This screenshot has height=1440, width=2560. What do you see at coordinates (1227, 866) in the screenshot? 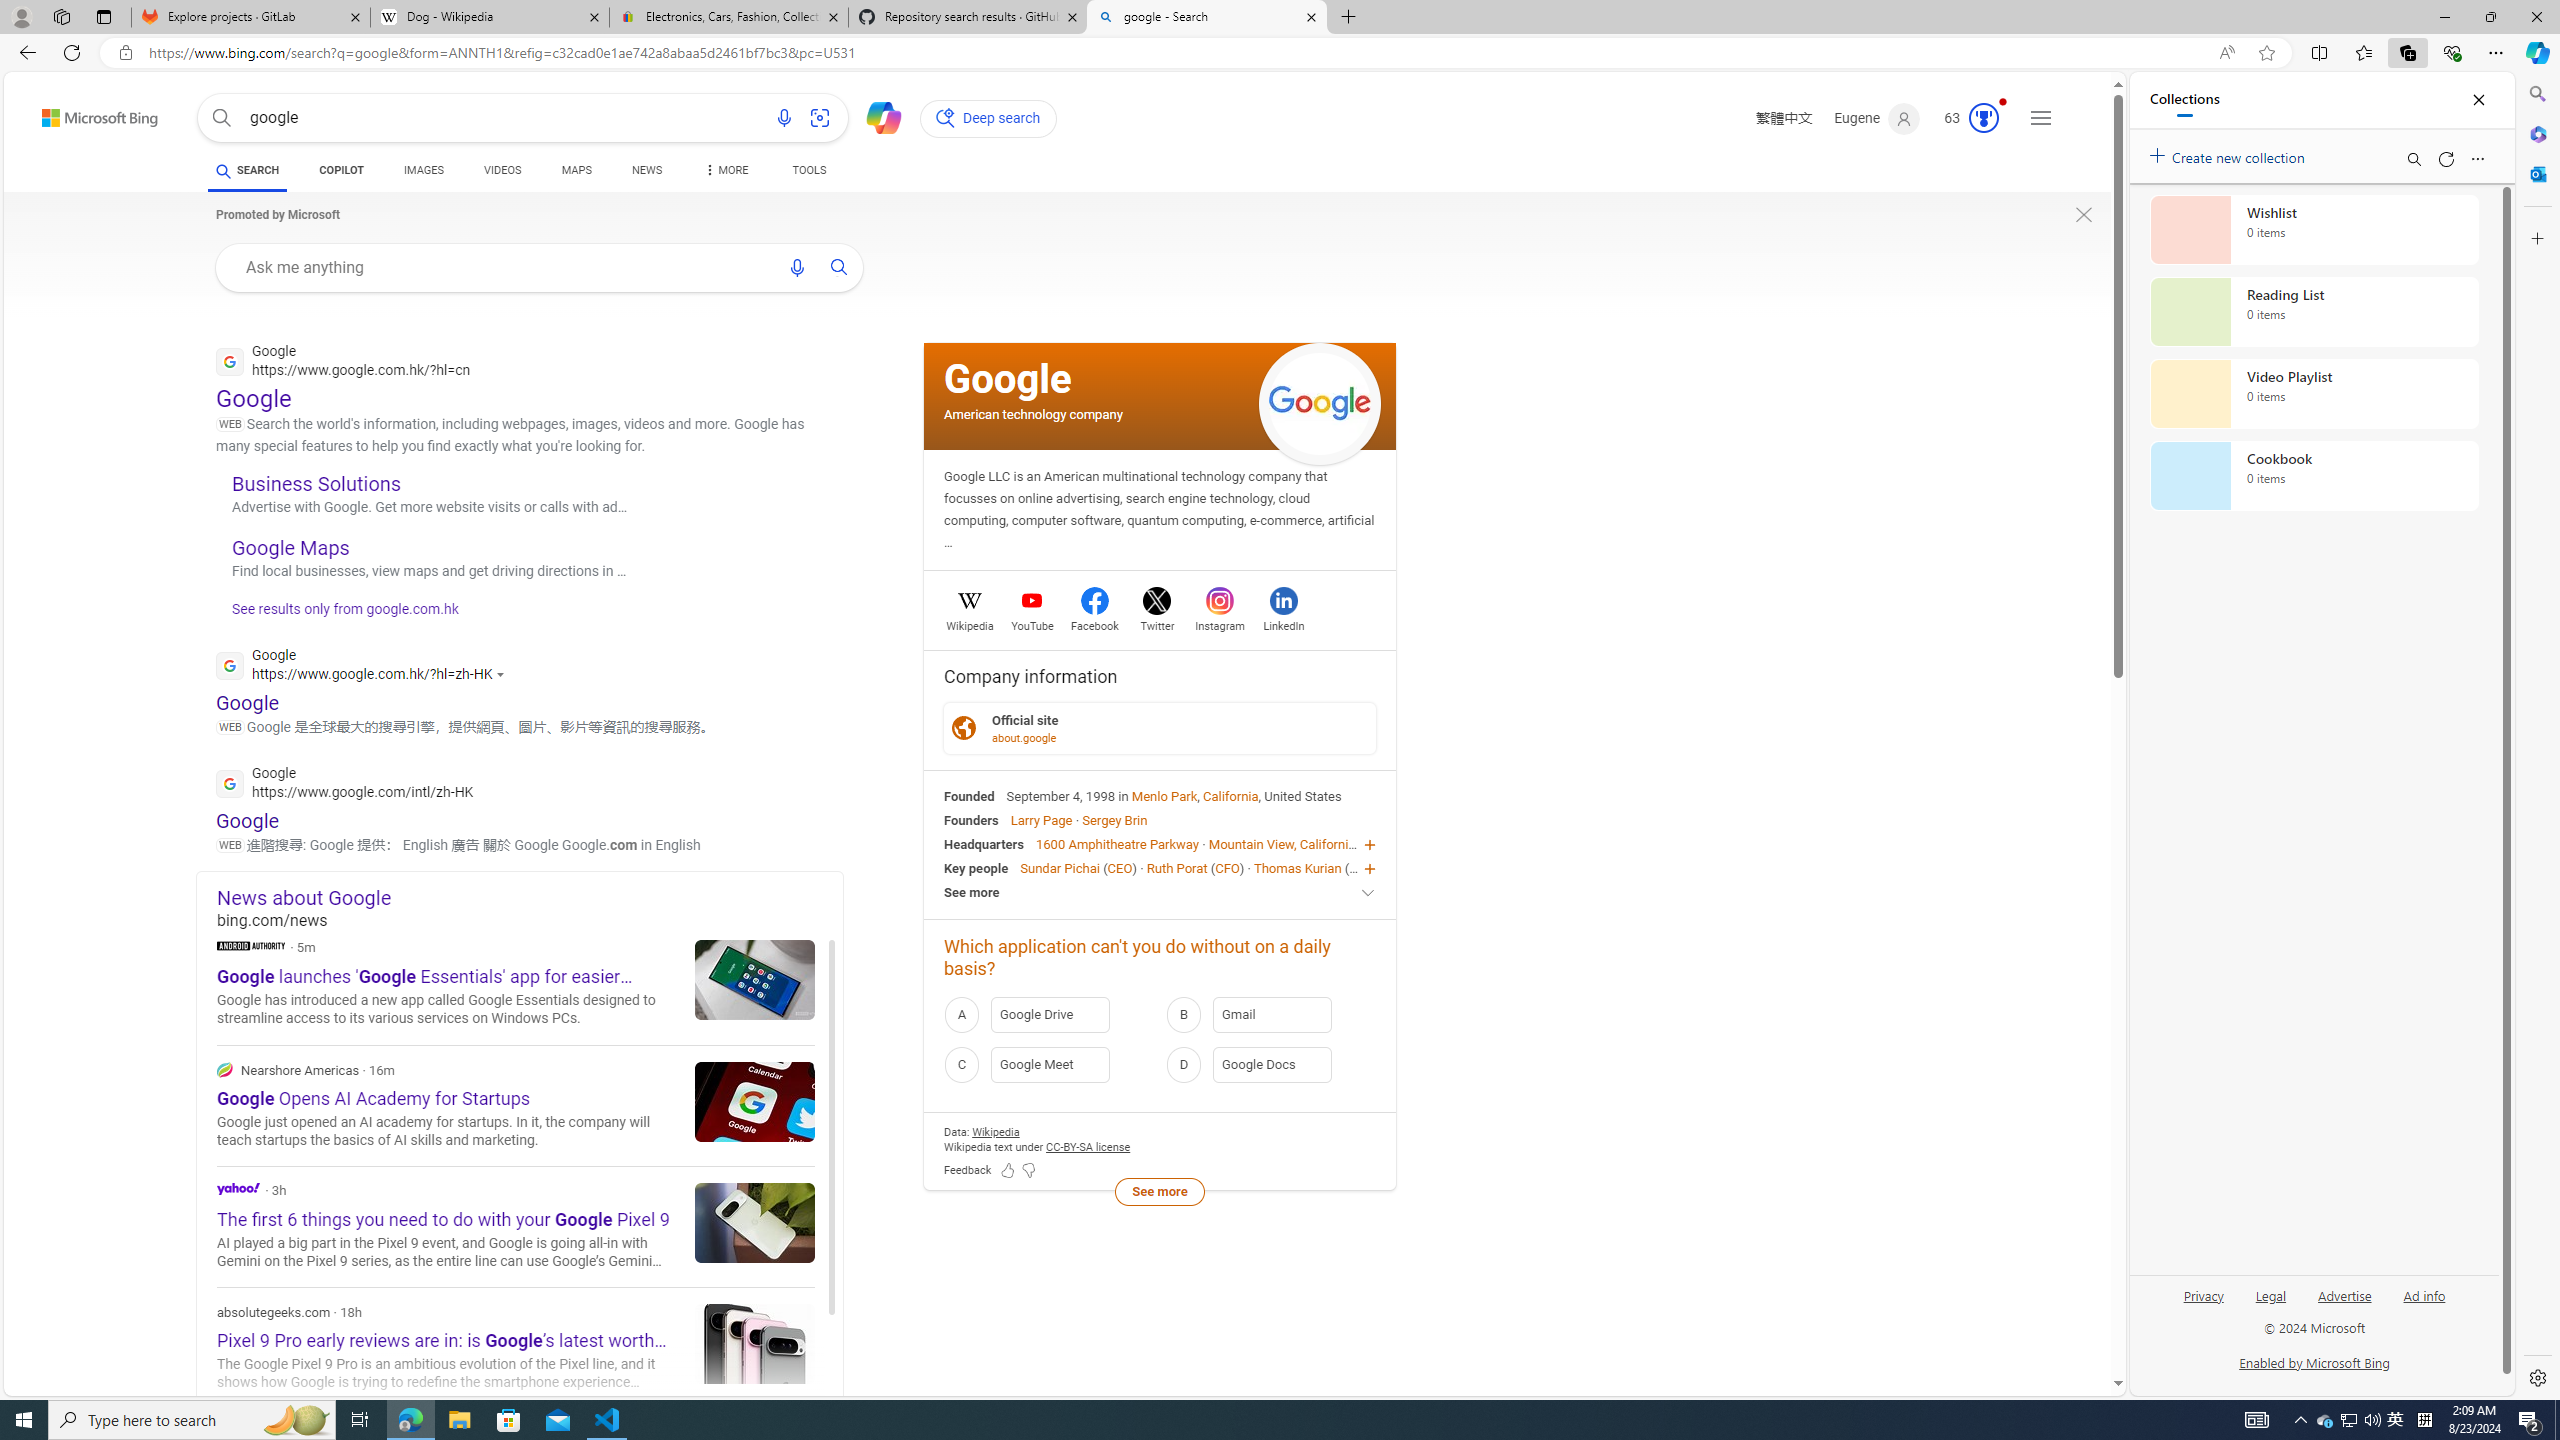
I see `'CFO'` at bounding box center [1227, 866].